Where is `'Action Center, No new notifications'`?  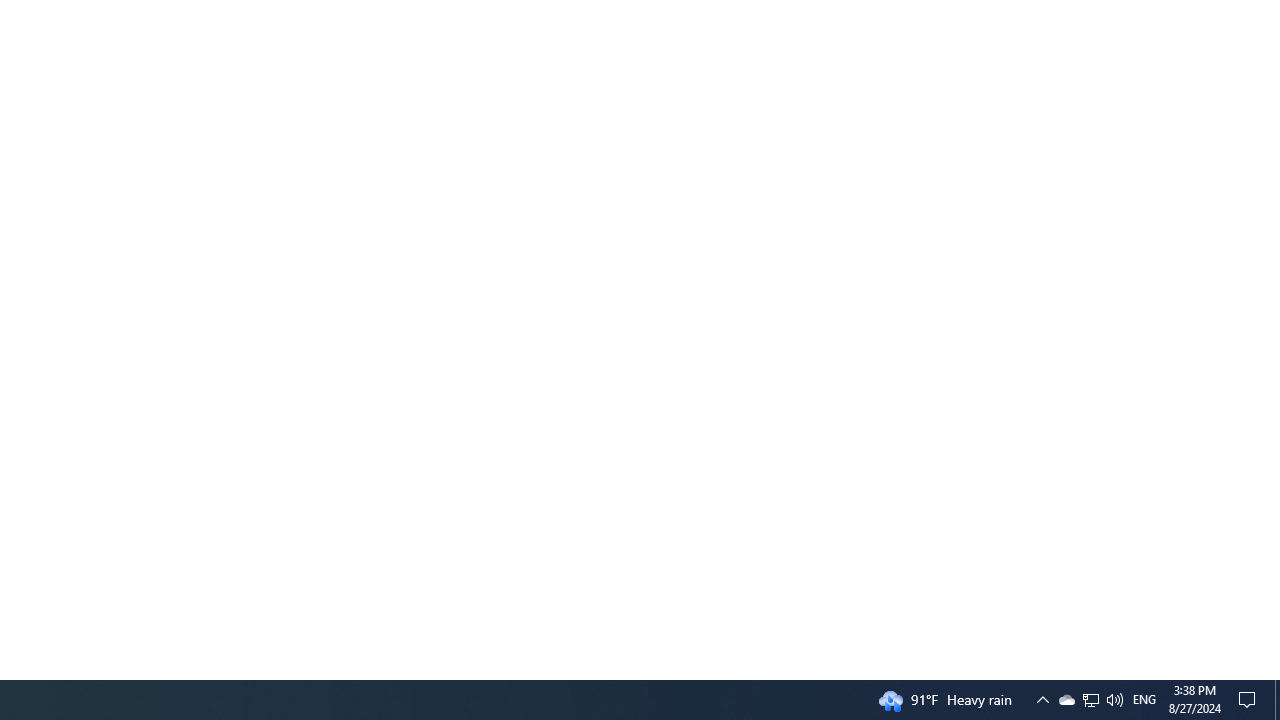
'Action Center, No new notifications' is located at coordinates (1250, 698).